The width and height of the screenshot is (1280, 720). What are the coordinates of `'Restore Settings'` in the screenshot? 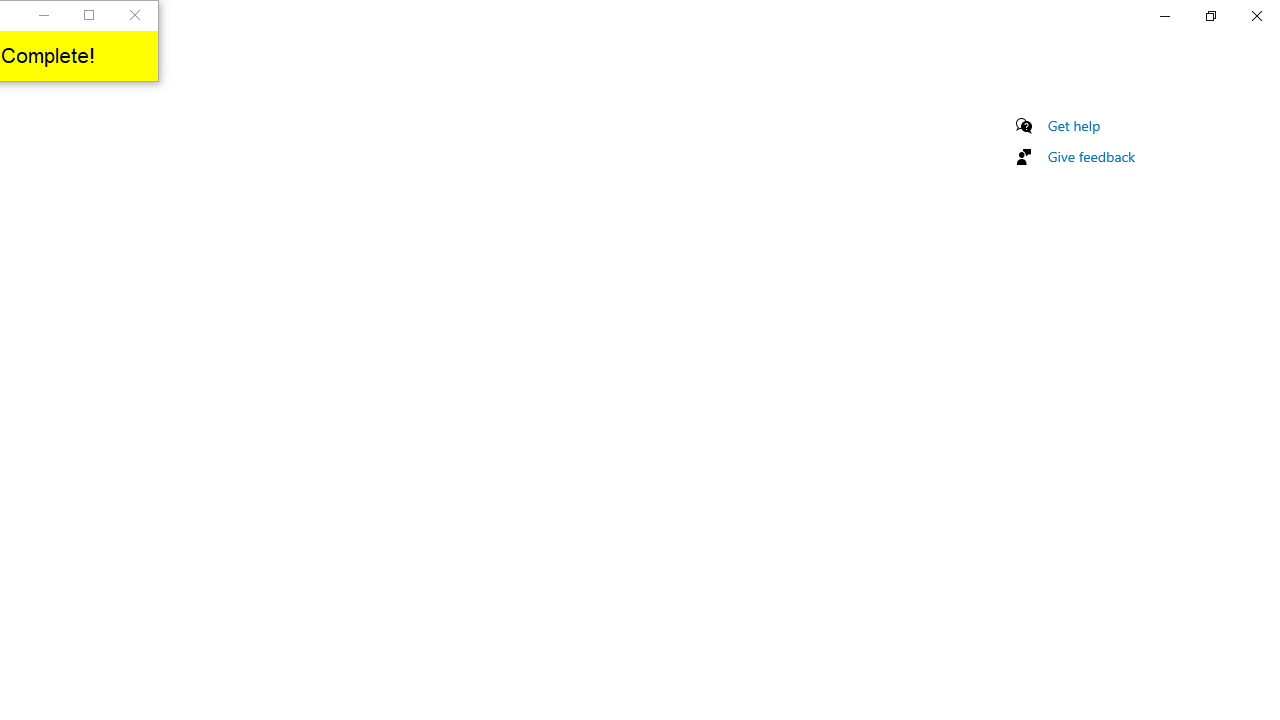 It's located at (1209, 15).